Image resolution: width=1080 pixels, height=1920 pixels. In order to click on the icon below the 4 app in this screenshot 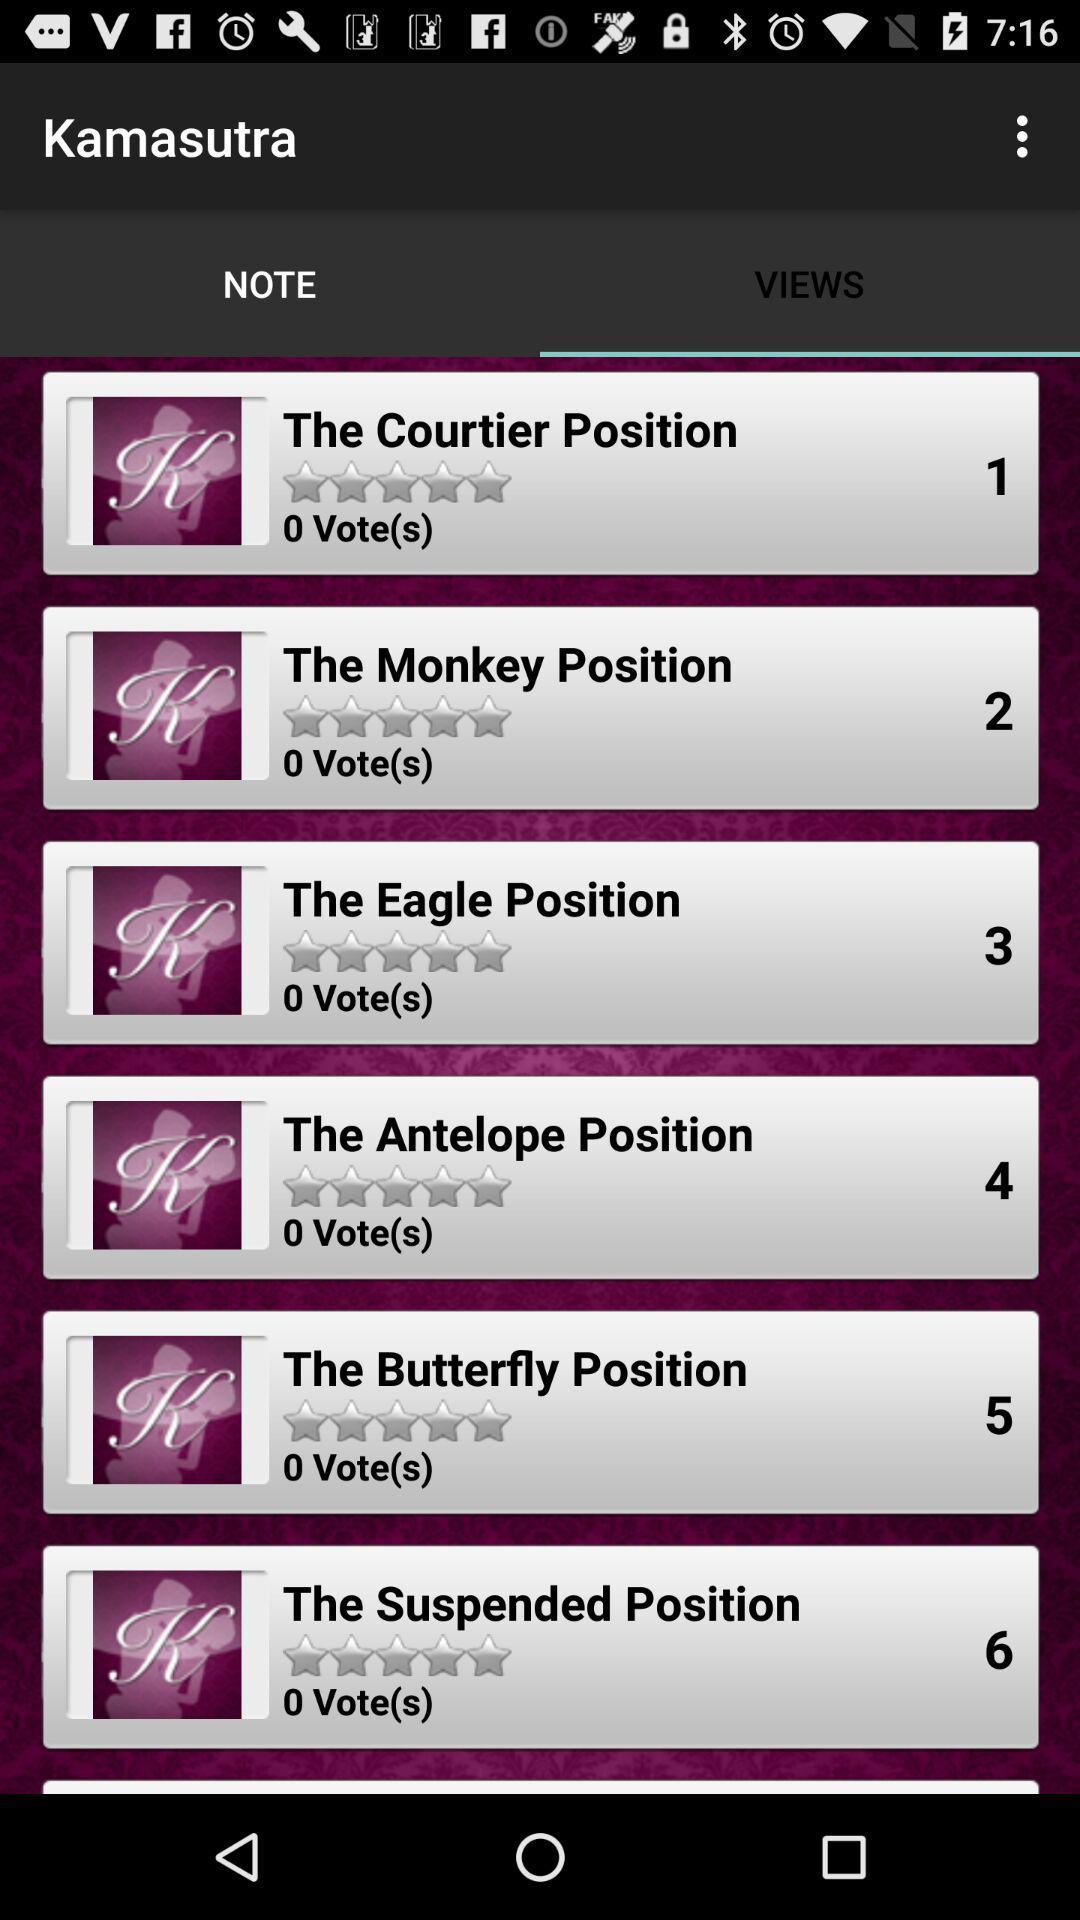, I will do `click(999, 1412)`.